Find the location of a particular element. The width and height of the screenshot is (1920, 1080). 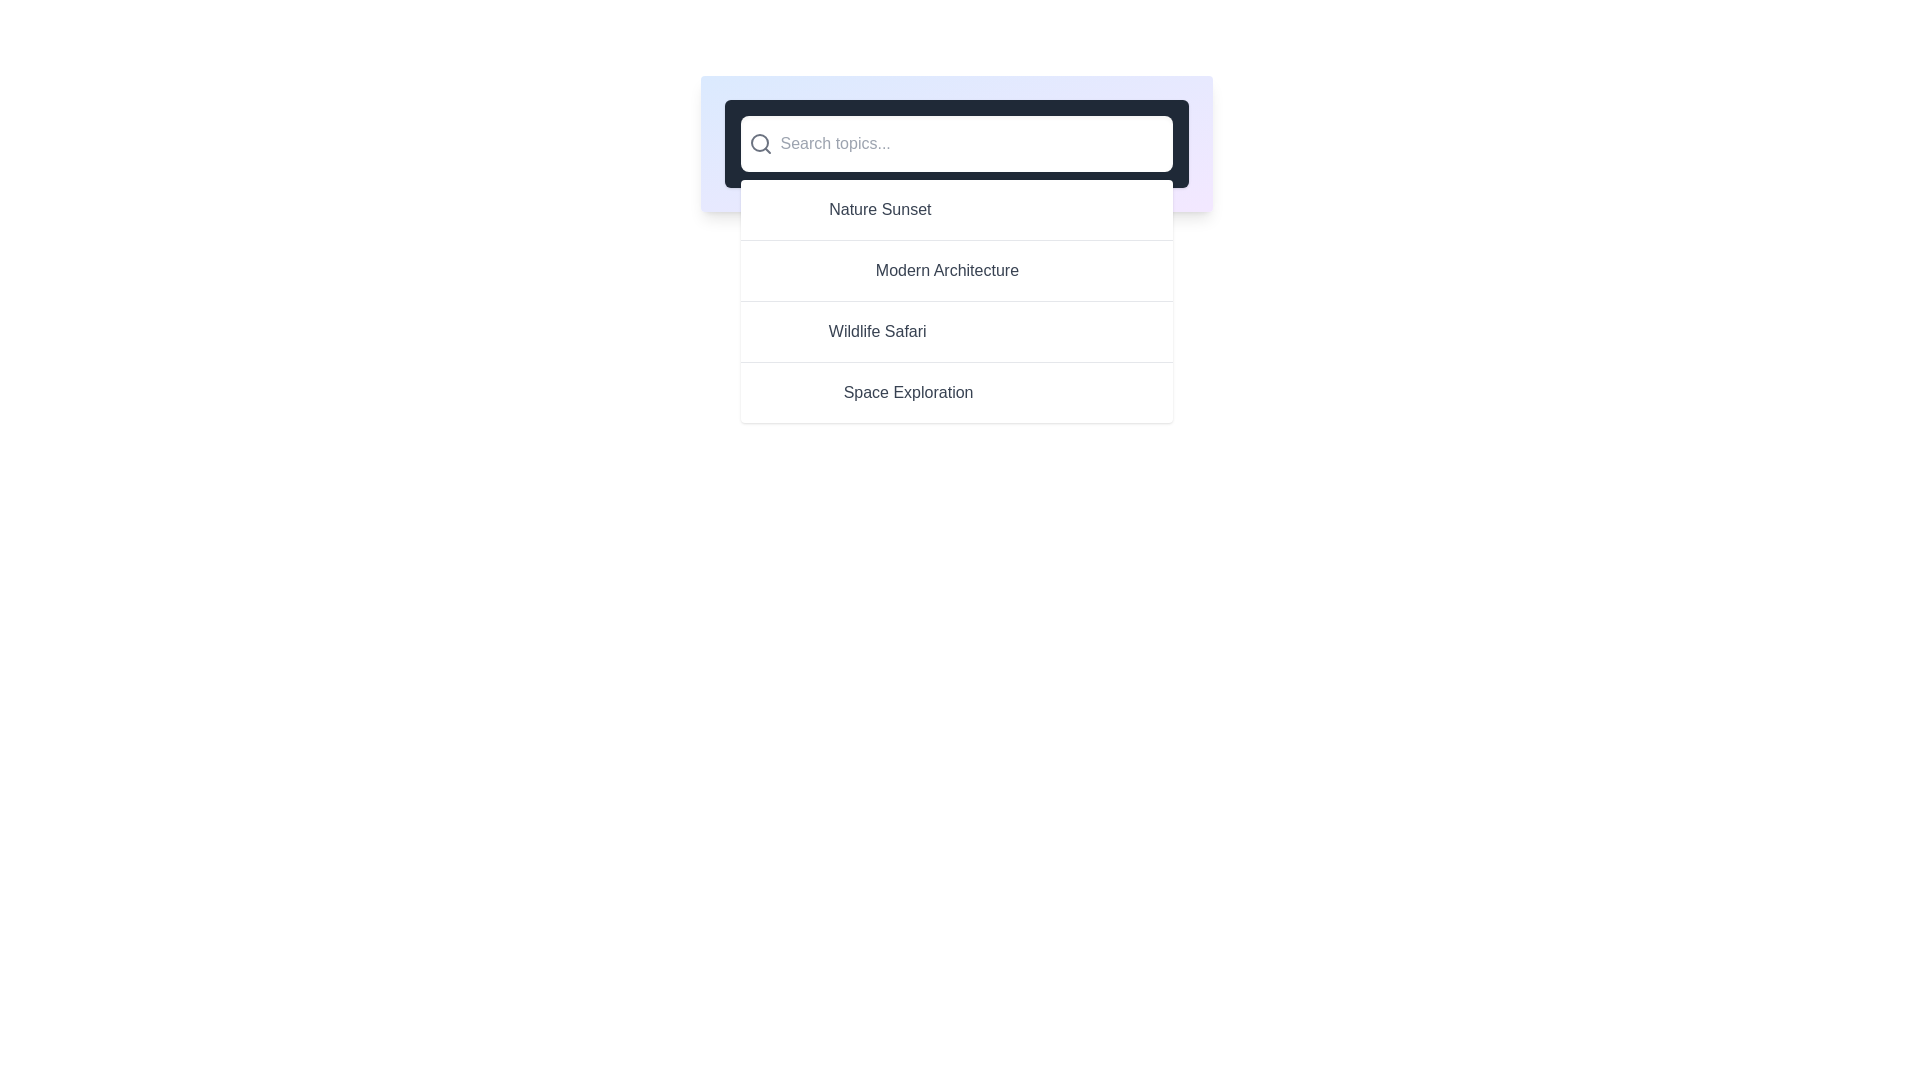

the first option in the dropdown list below the 'Search topics...' input field is located at coordinates (880, 209).